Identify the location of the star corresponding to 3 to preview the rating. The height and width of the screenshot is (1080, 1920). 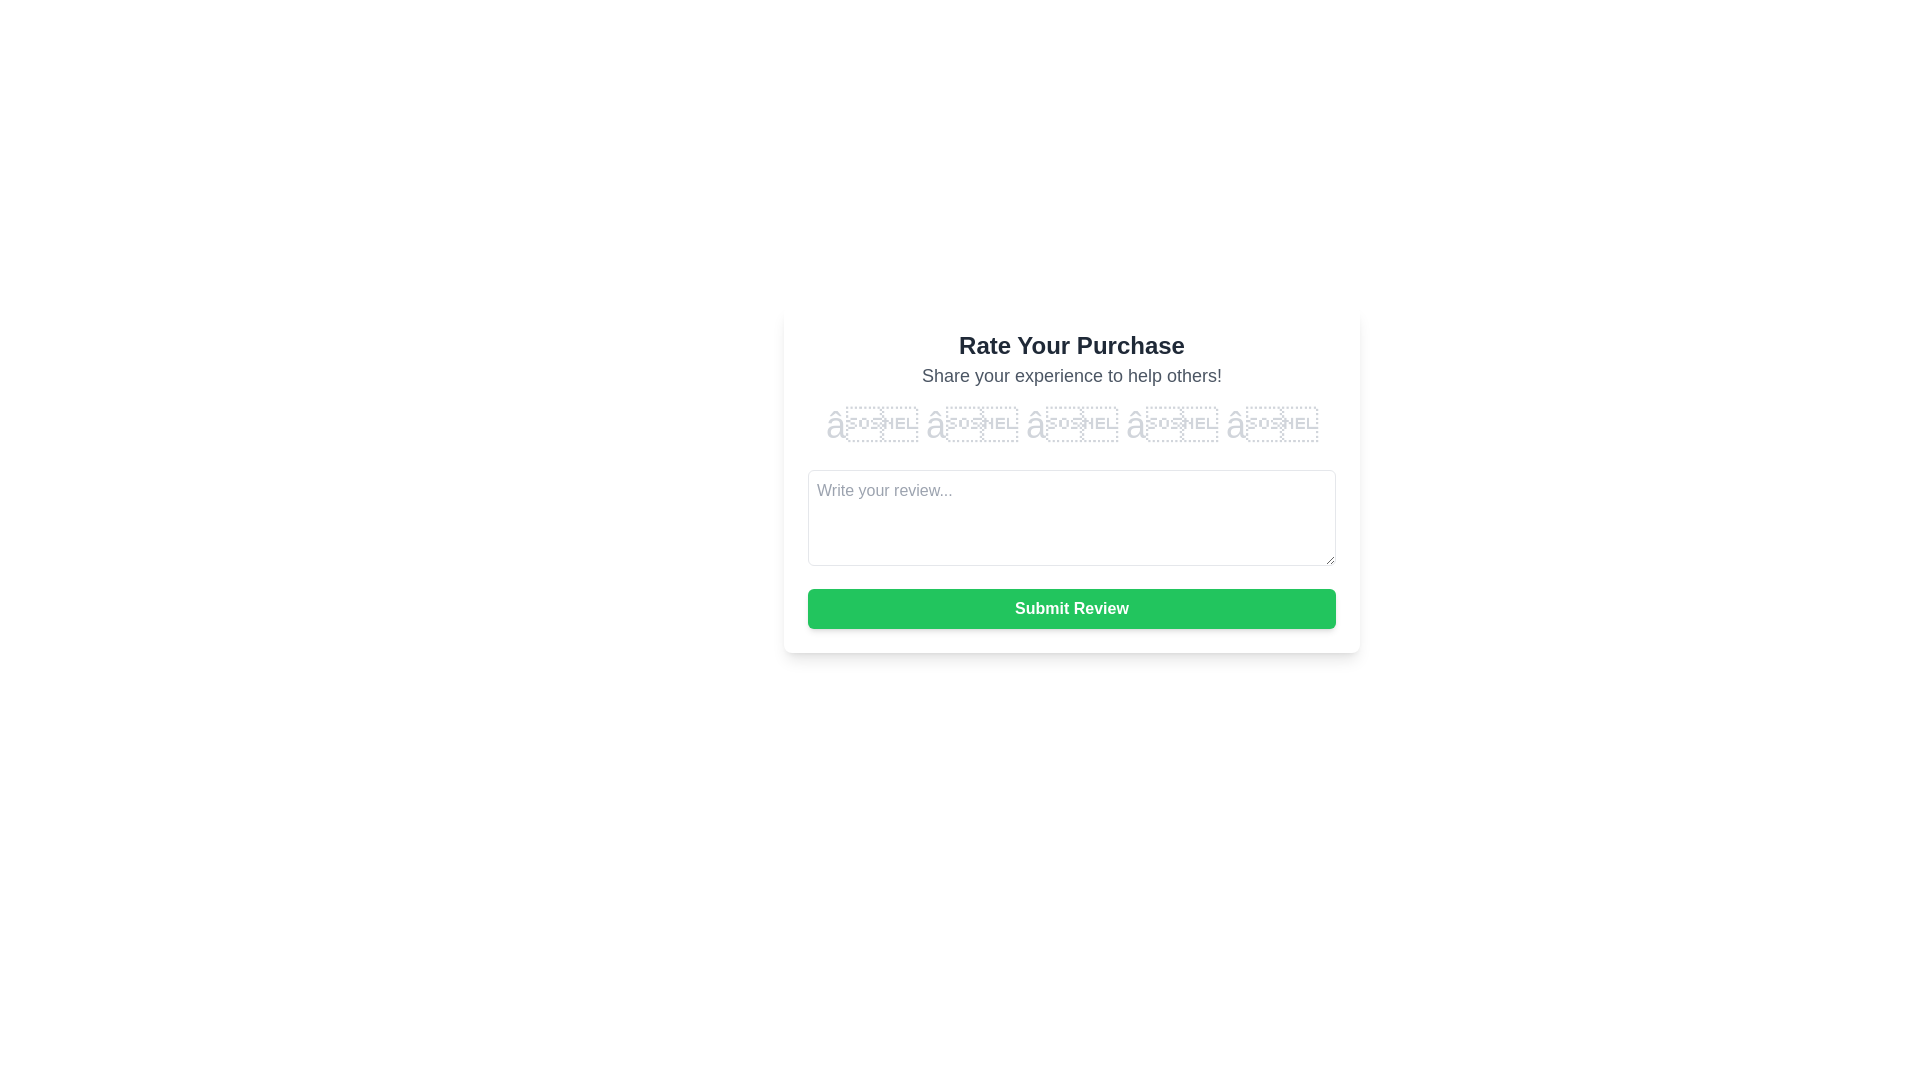
(1070, 424).